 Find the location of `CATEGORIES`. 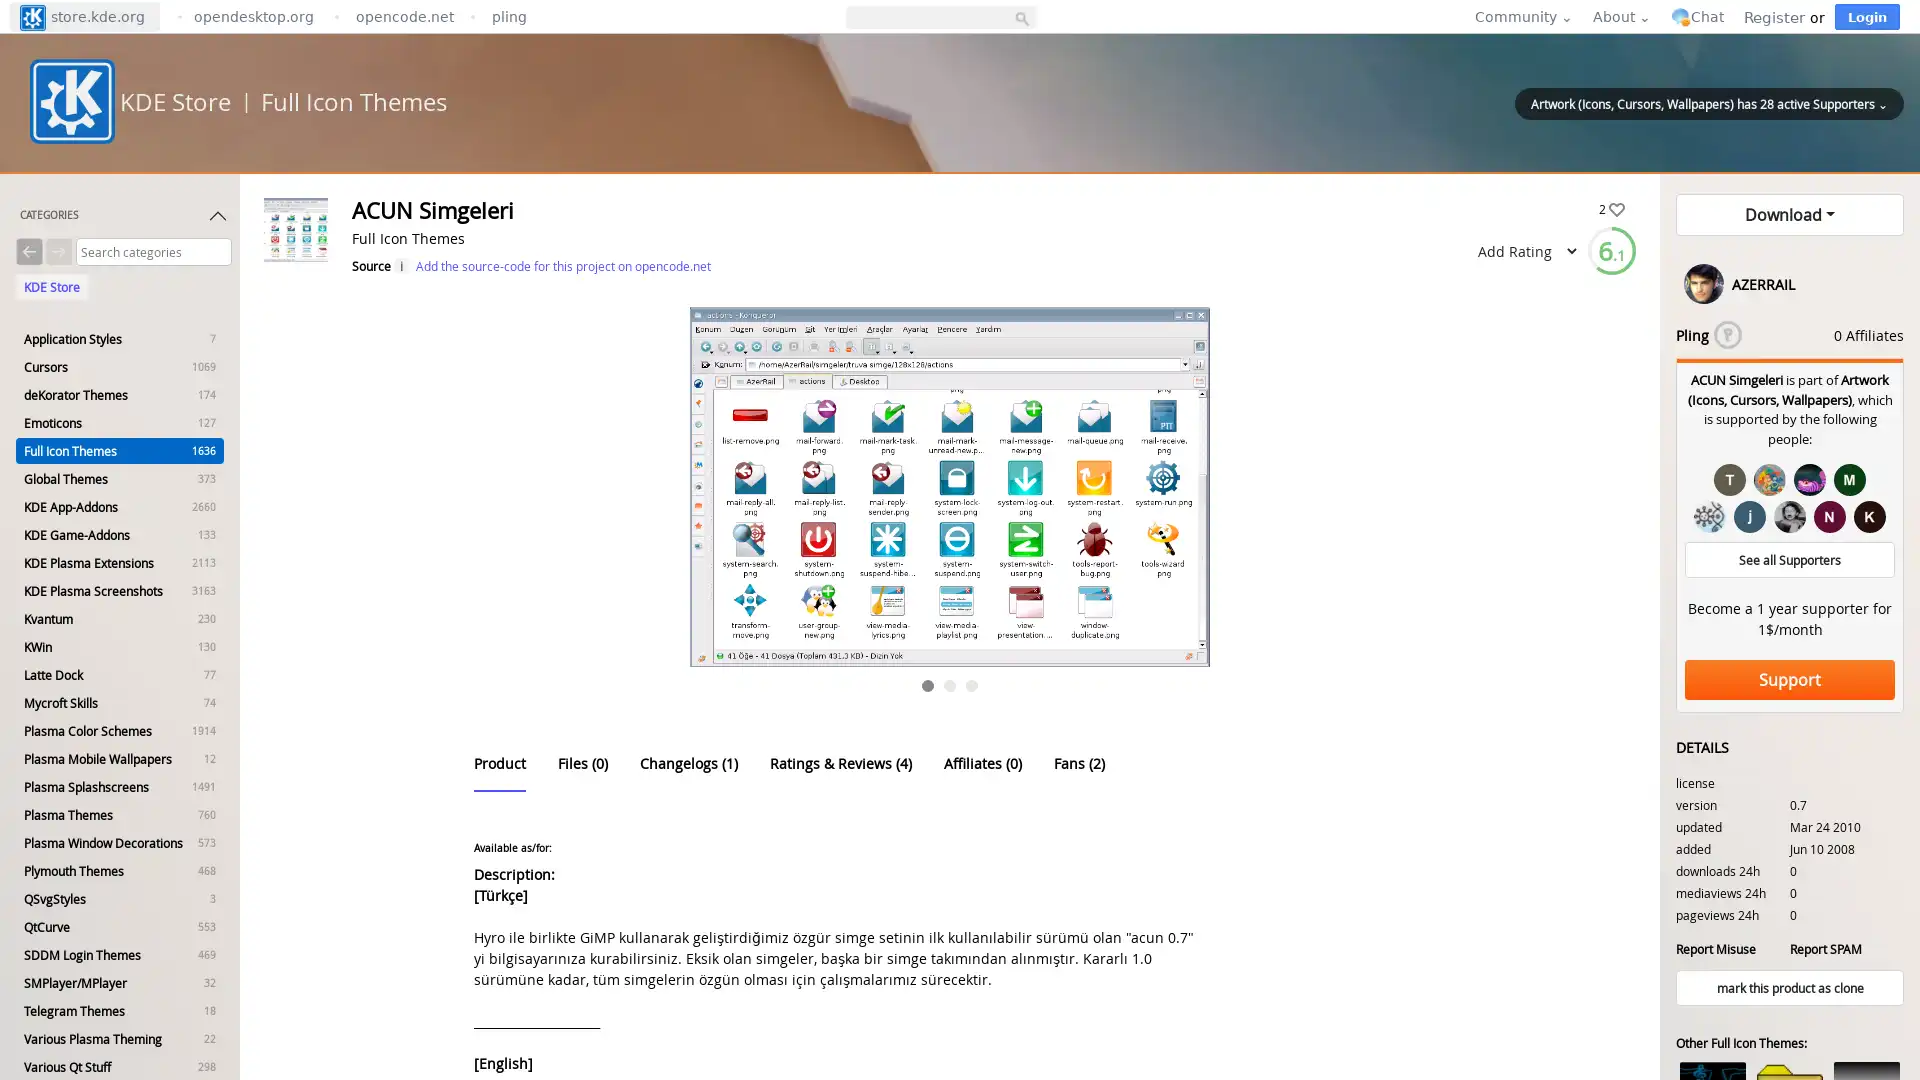

CATEGORIES is located at coordinates (123, 219).